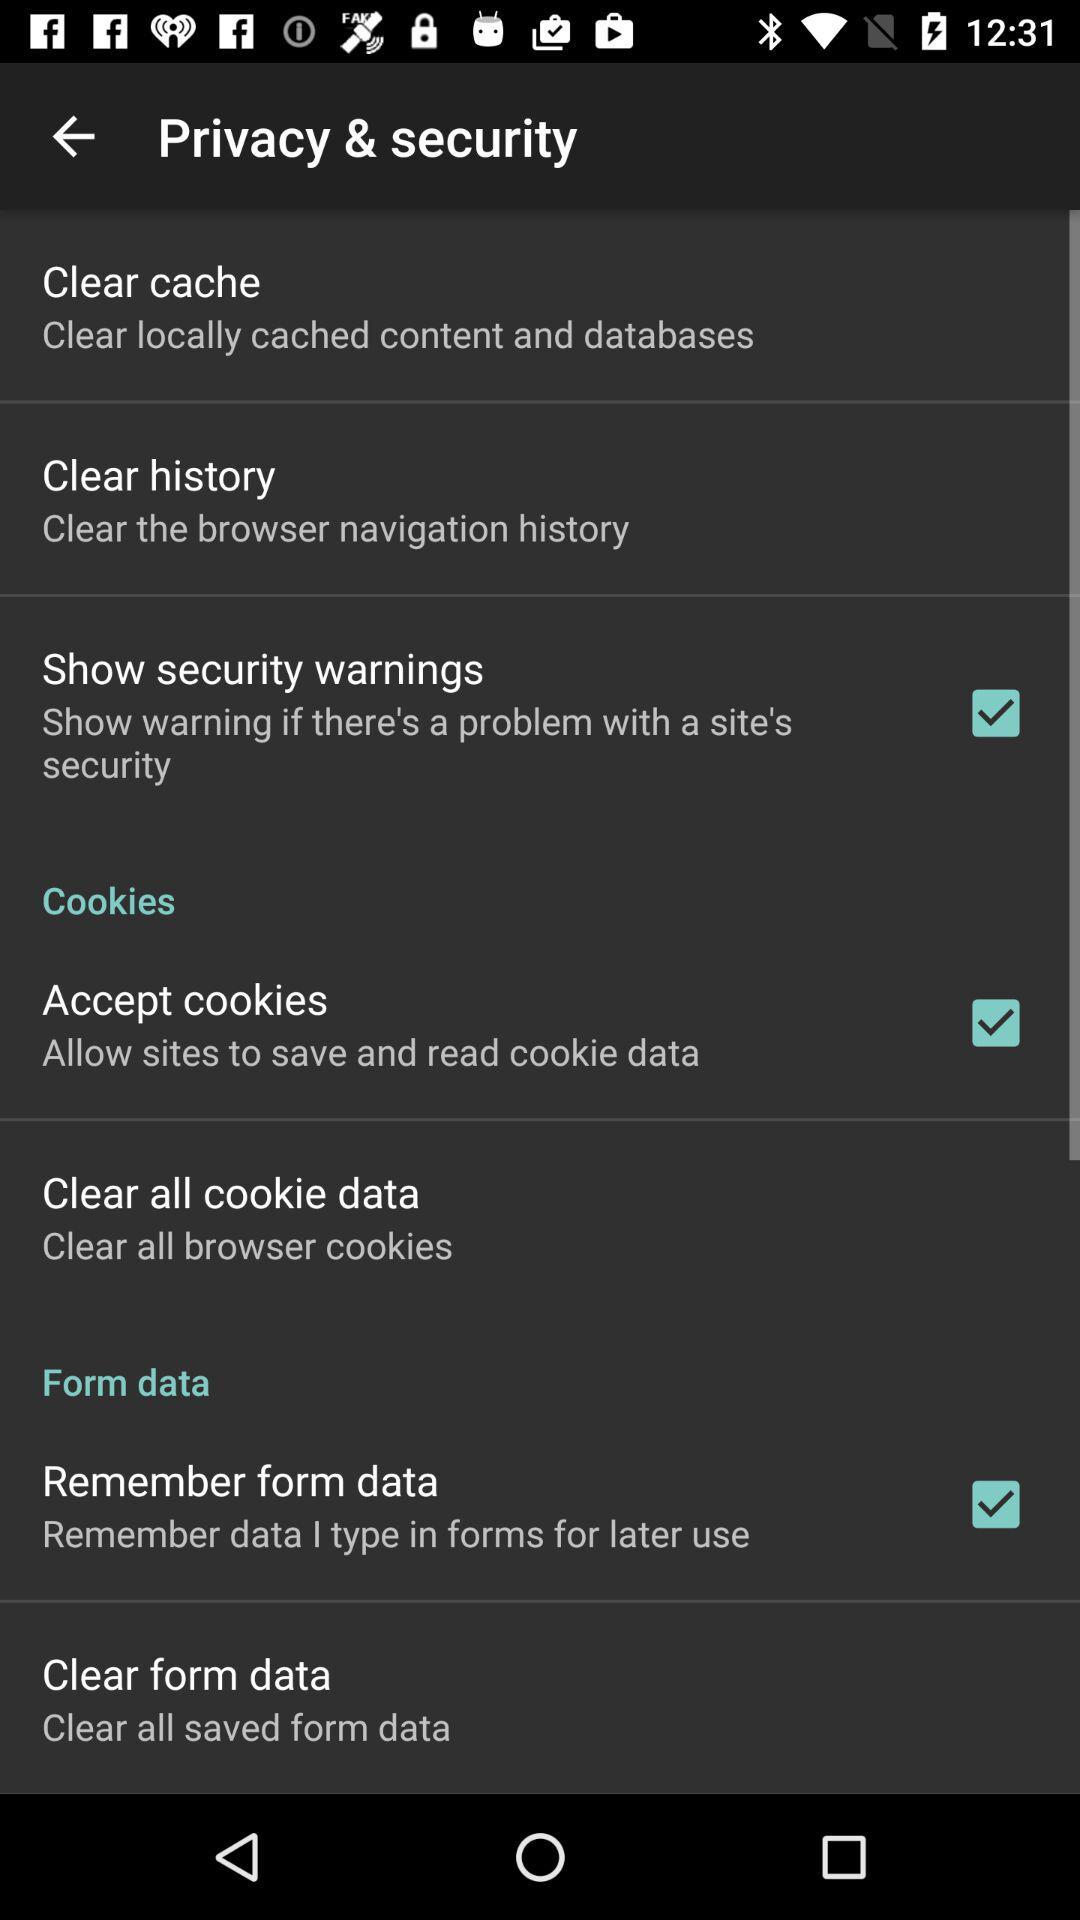 The width and height of the screenshot is (1080, 1920). Describe the element at coordinates (185, 998) in the screenshot. I see `item above allow sites to icon` at that location.